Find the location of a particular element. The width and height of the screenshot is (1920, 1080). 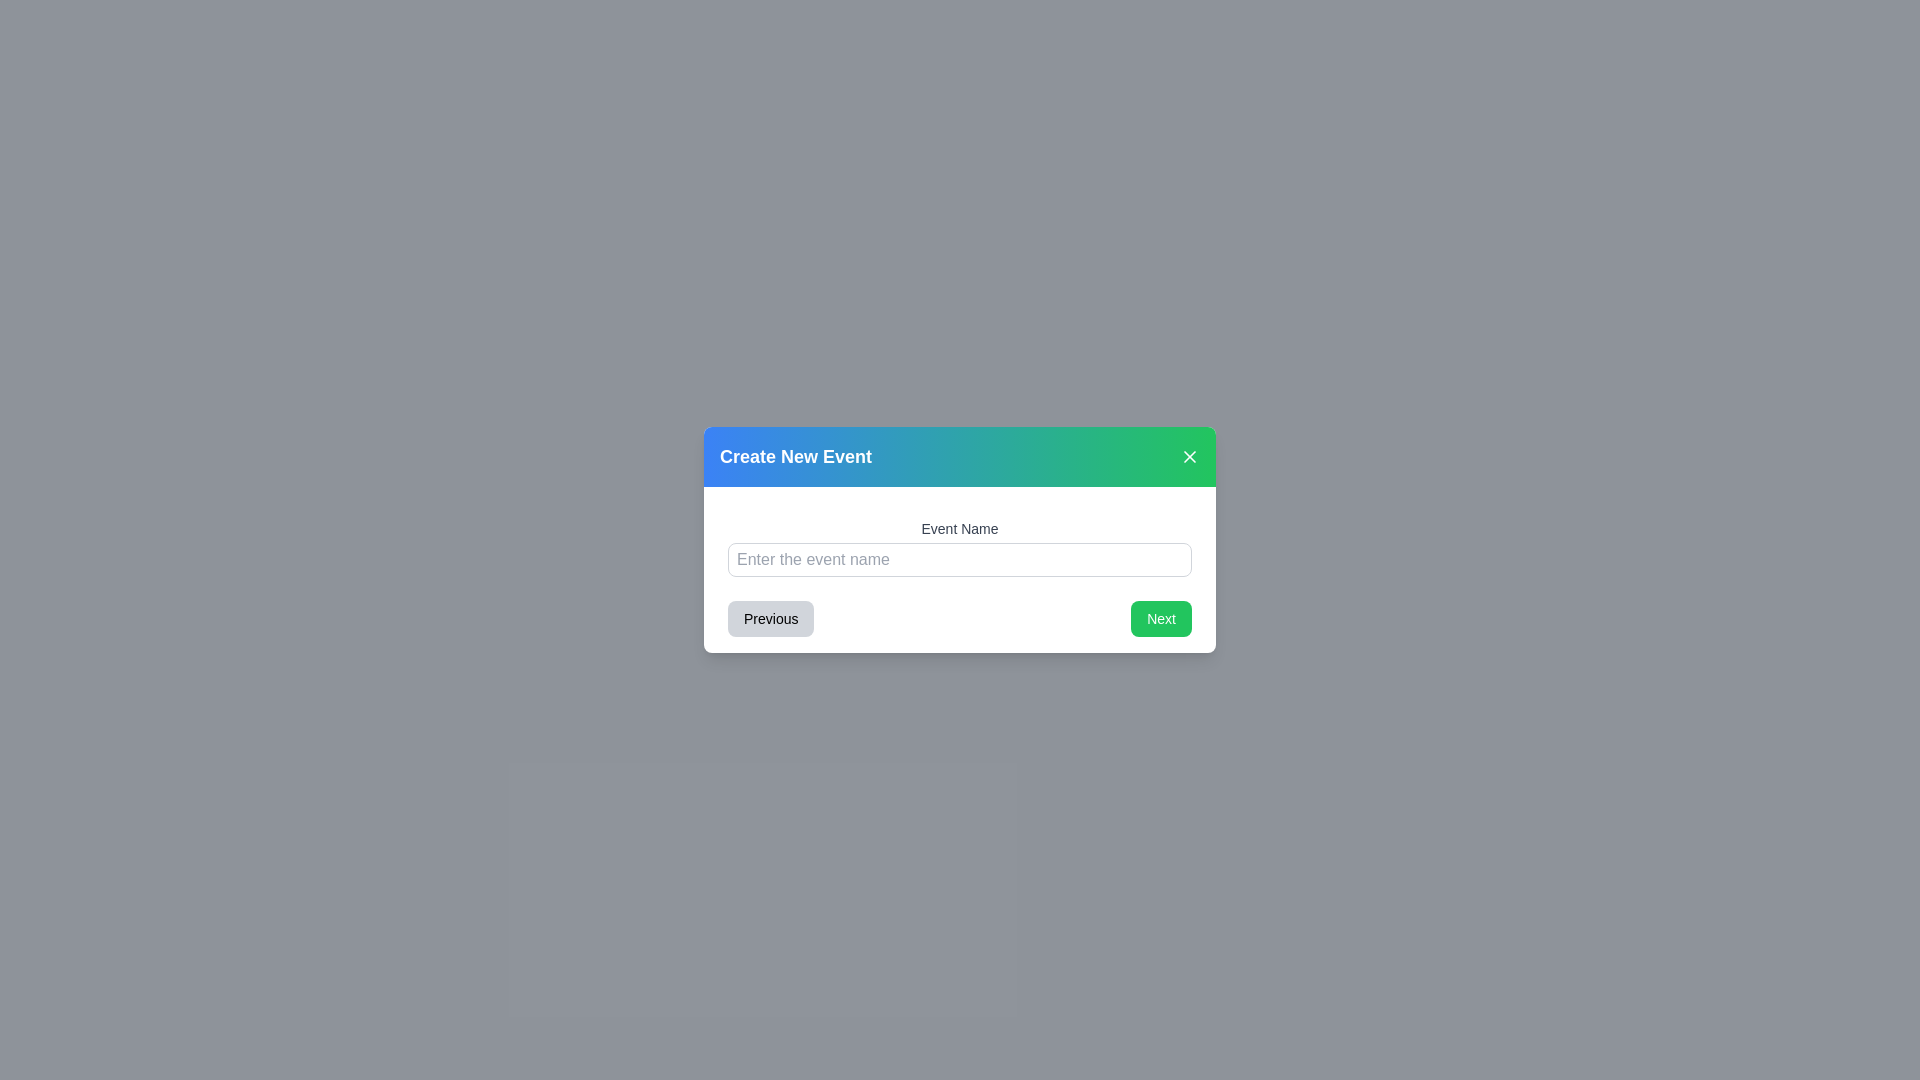

the close button located in the top-right corner of the 'Create New Event' modal is located at coordinates (1190, 456).